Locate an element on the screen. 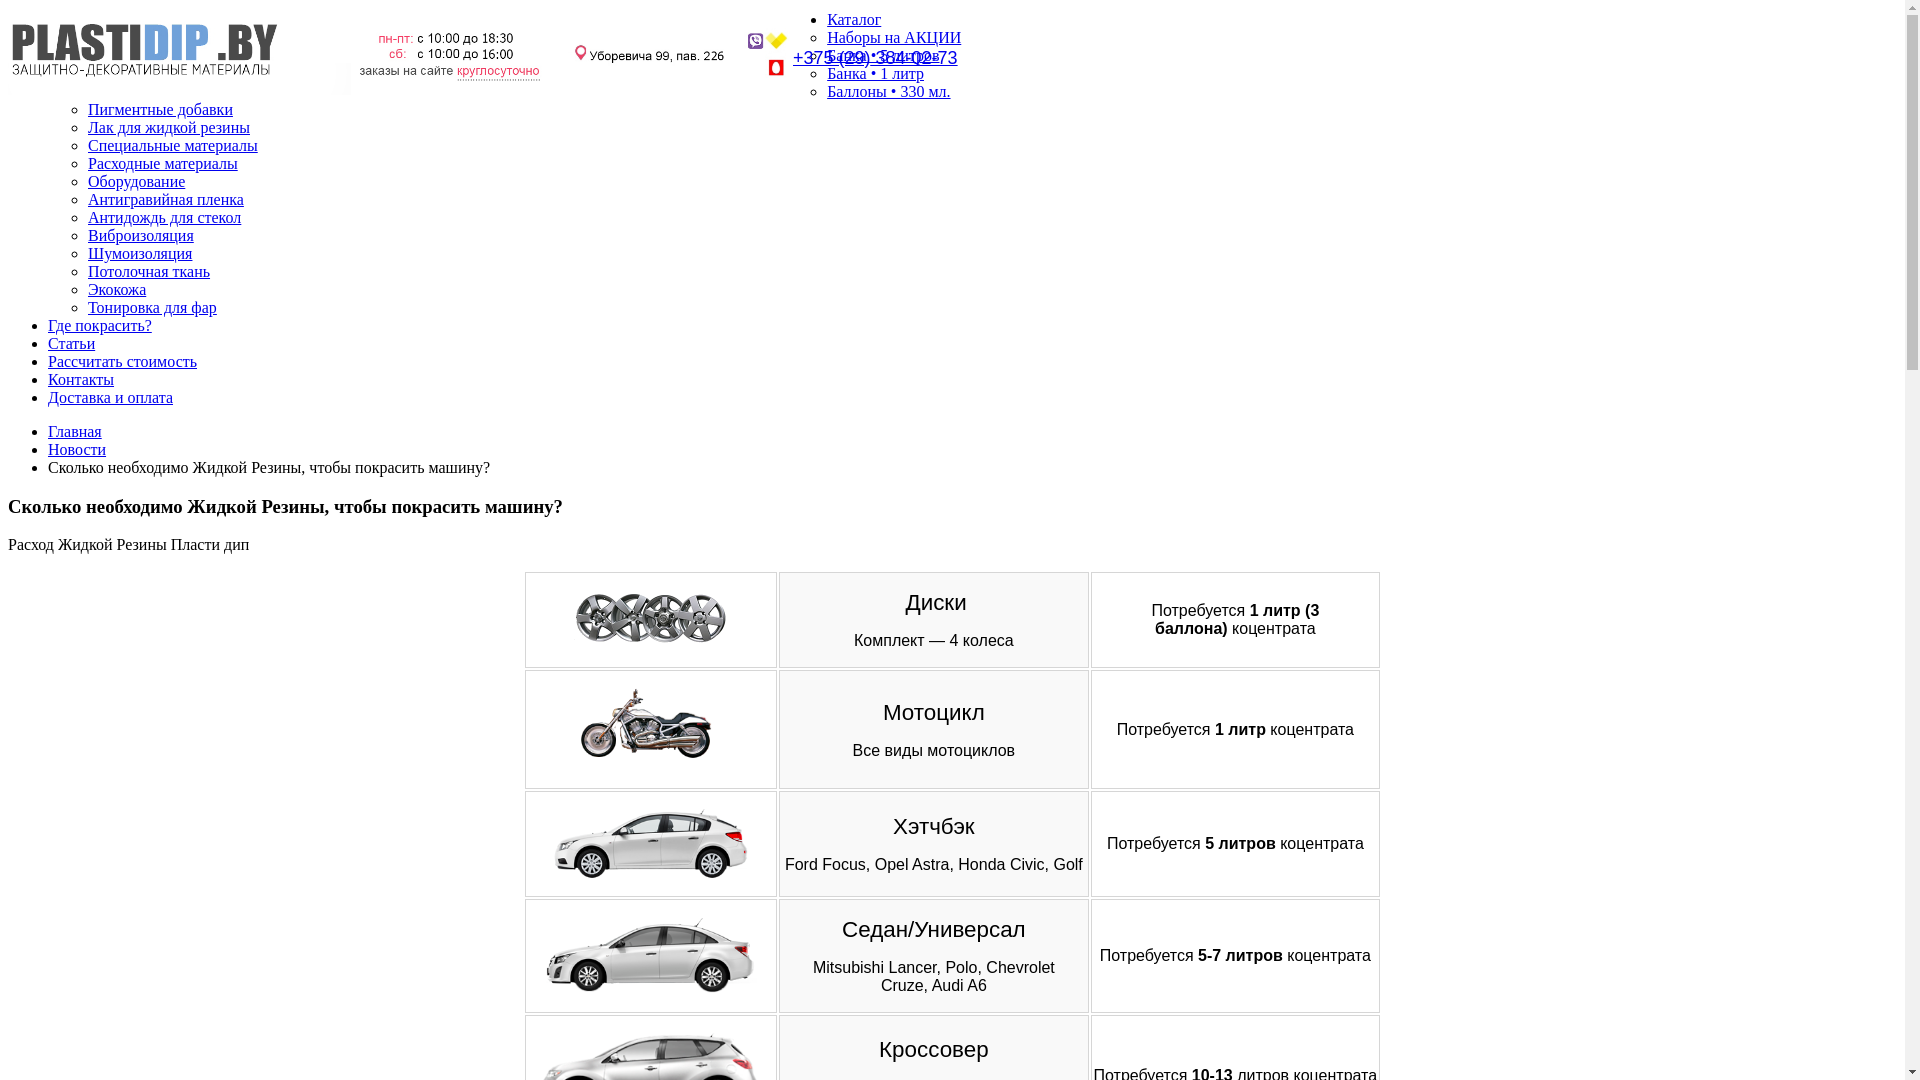 This screenshot has width=1920, height=1080. '+375 (29) 384-02-73' is located at coordinates (875, 56).